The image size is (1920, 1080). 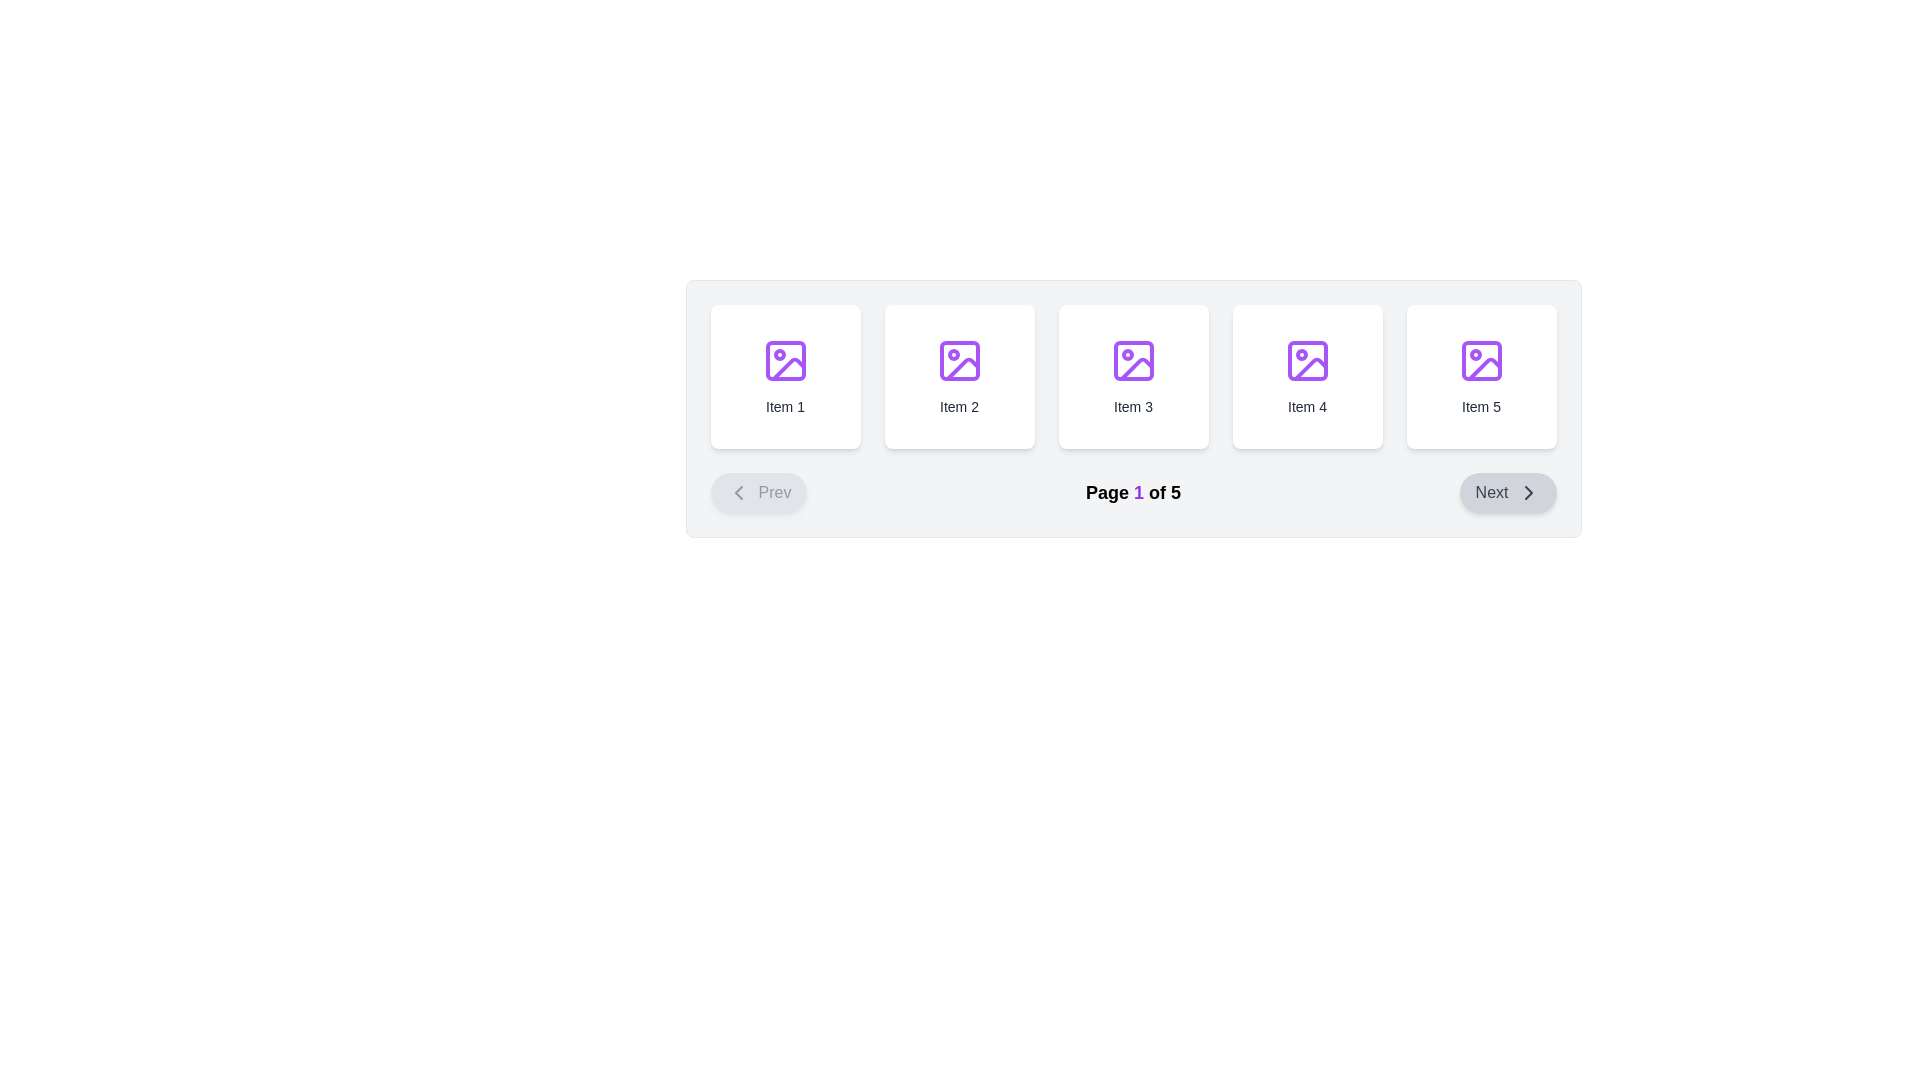 I want to click on the text label displaying 'Item 4' which is part of the fourth card in a horizontally aligned list of cards, so click(x=1307, y=406).